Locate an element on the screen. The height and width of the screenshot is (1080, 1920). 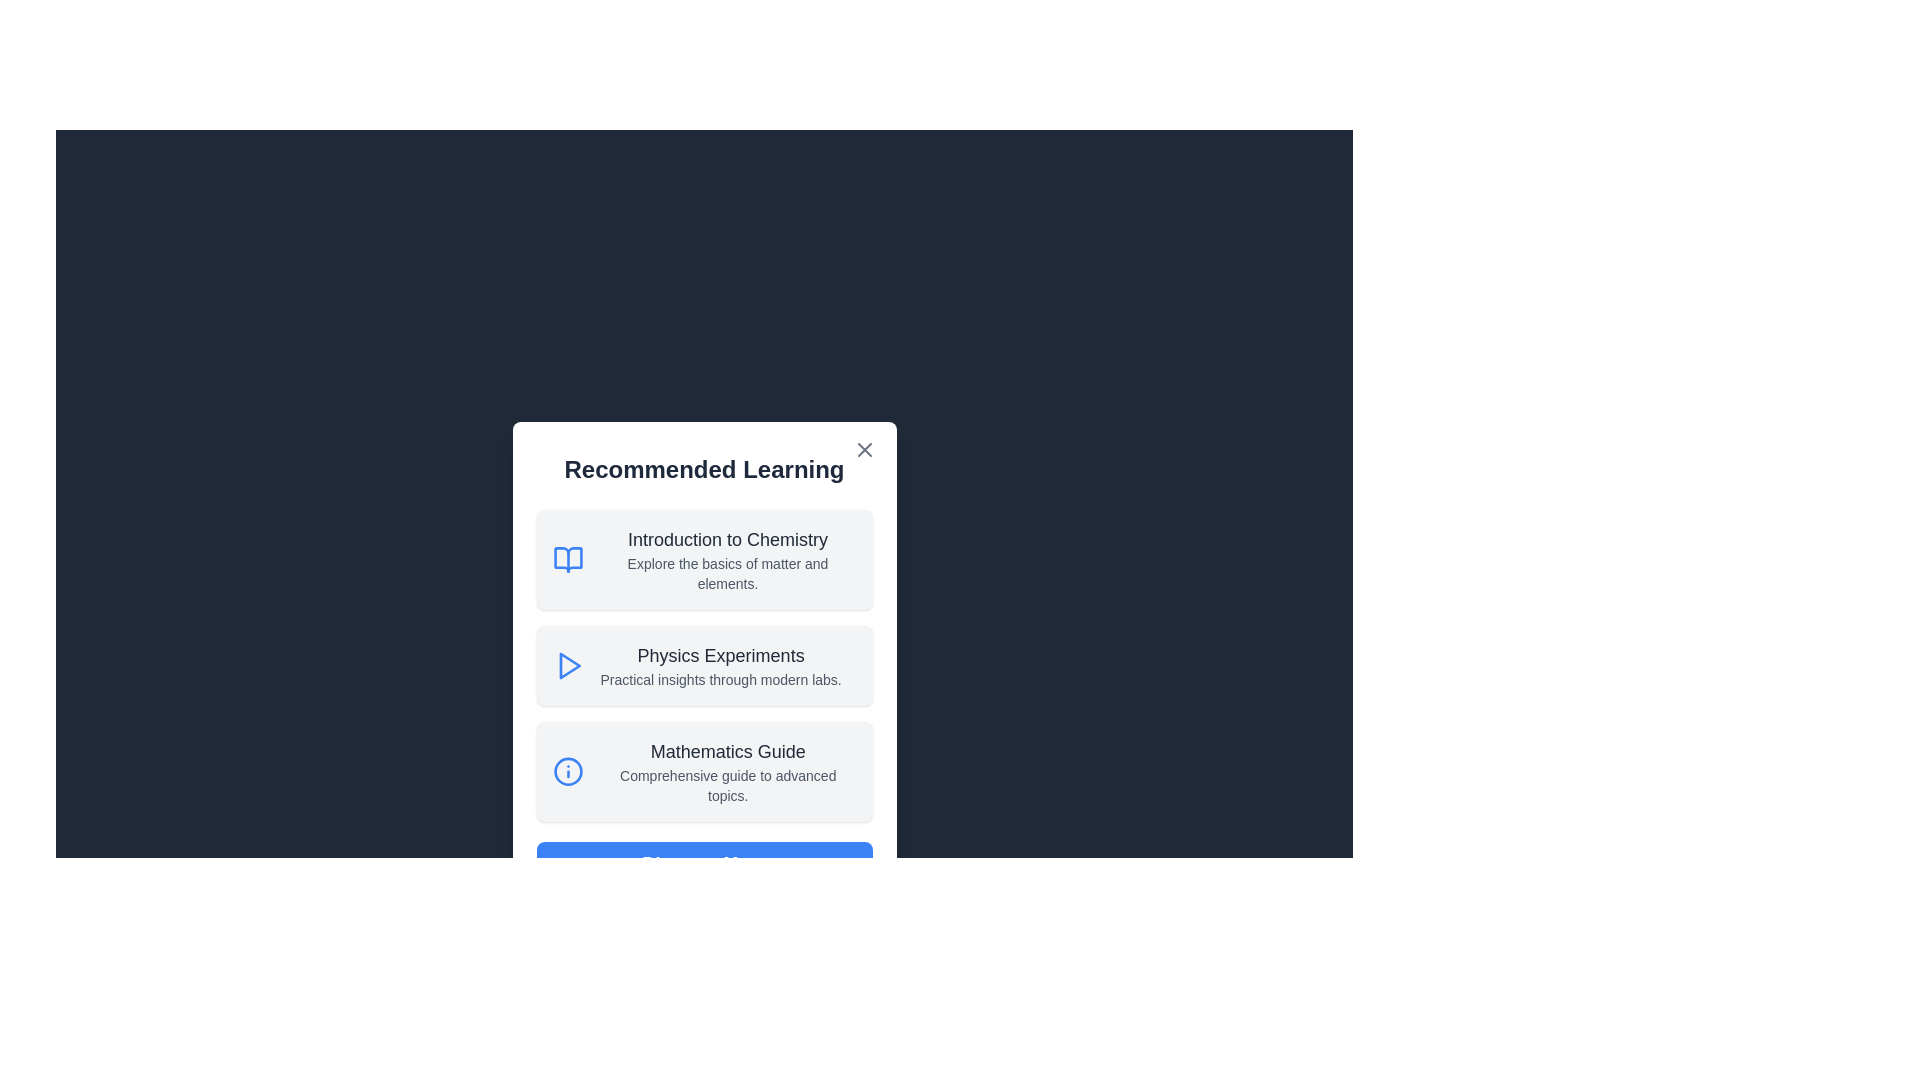
the Decorative Circle within the SVG icon for the 'Mathematics Guide' in the 'Recommended Learning' section is located at coordinates (567, 770).